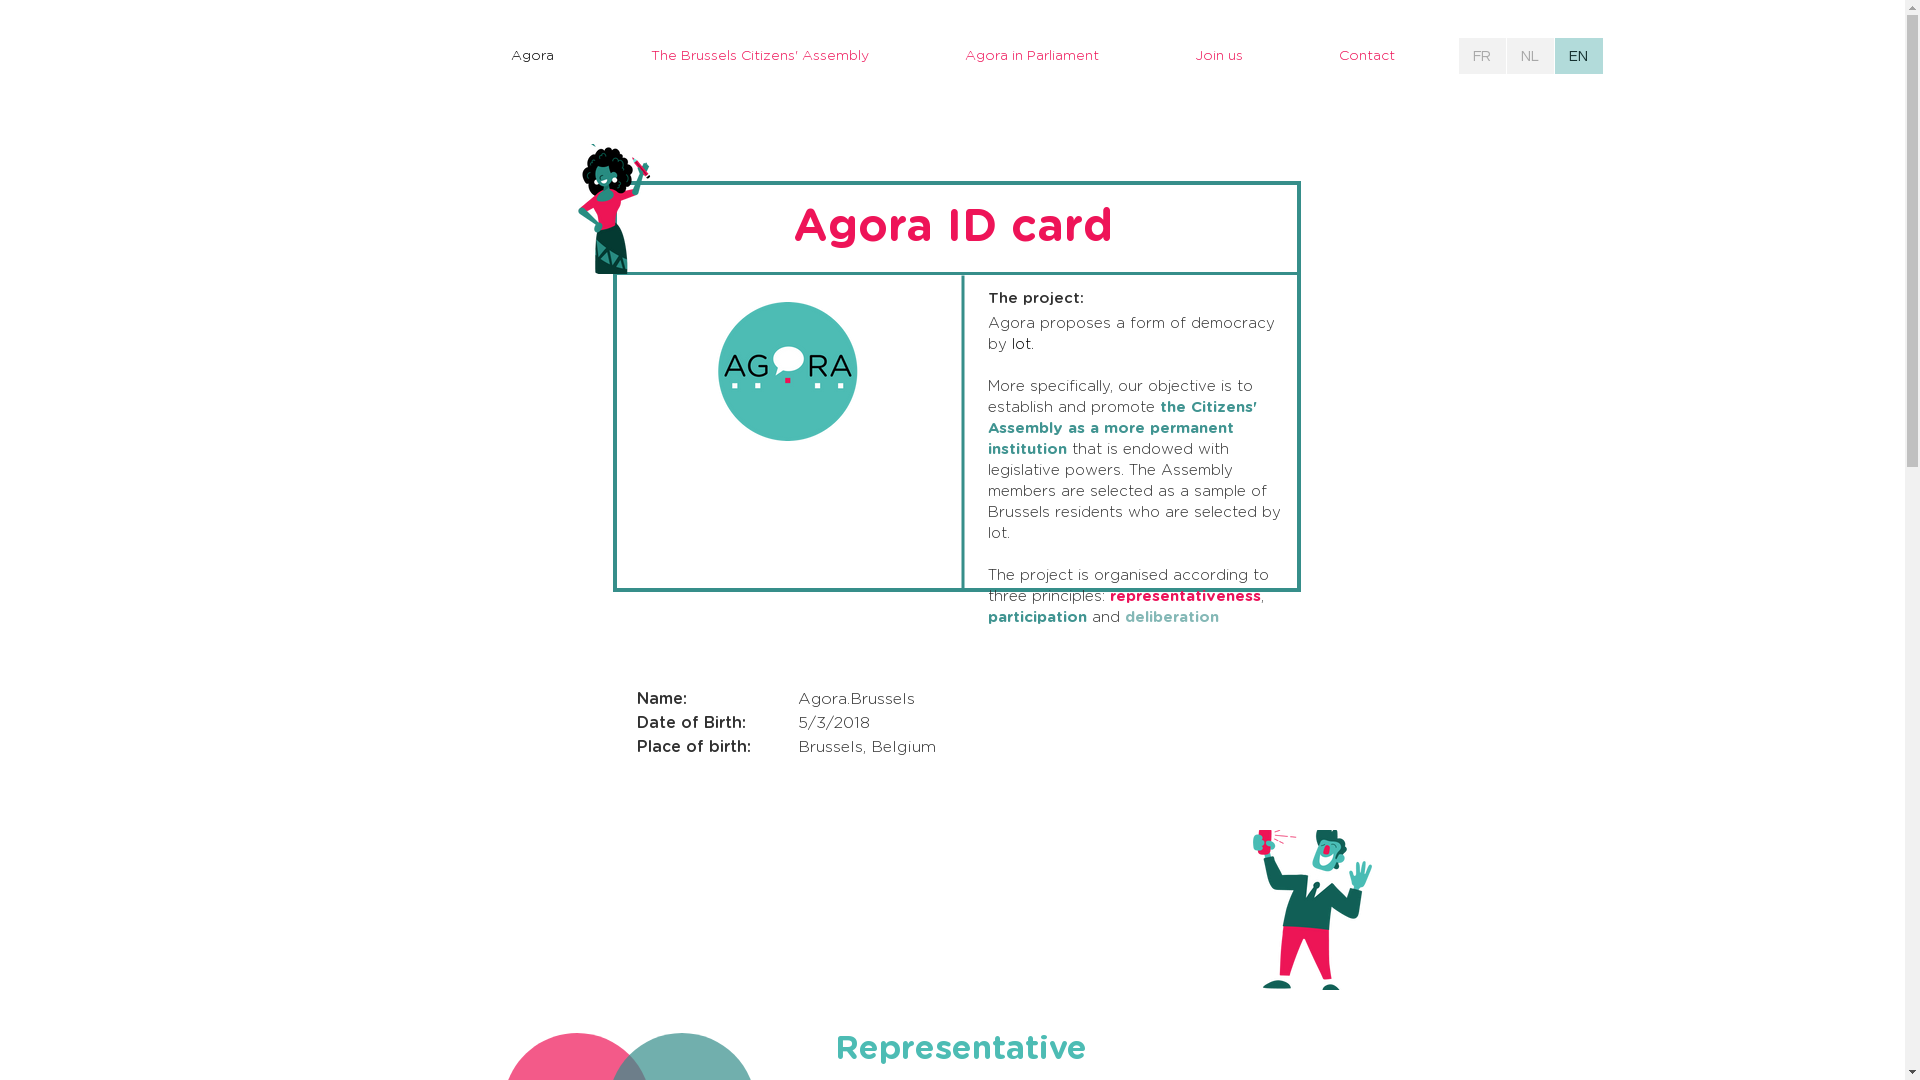  I want to click on 'Join us', so click(1217, 55).